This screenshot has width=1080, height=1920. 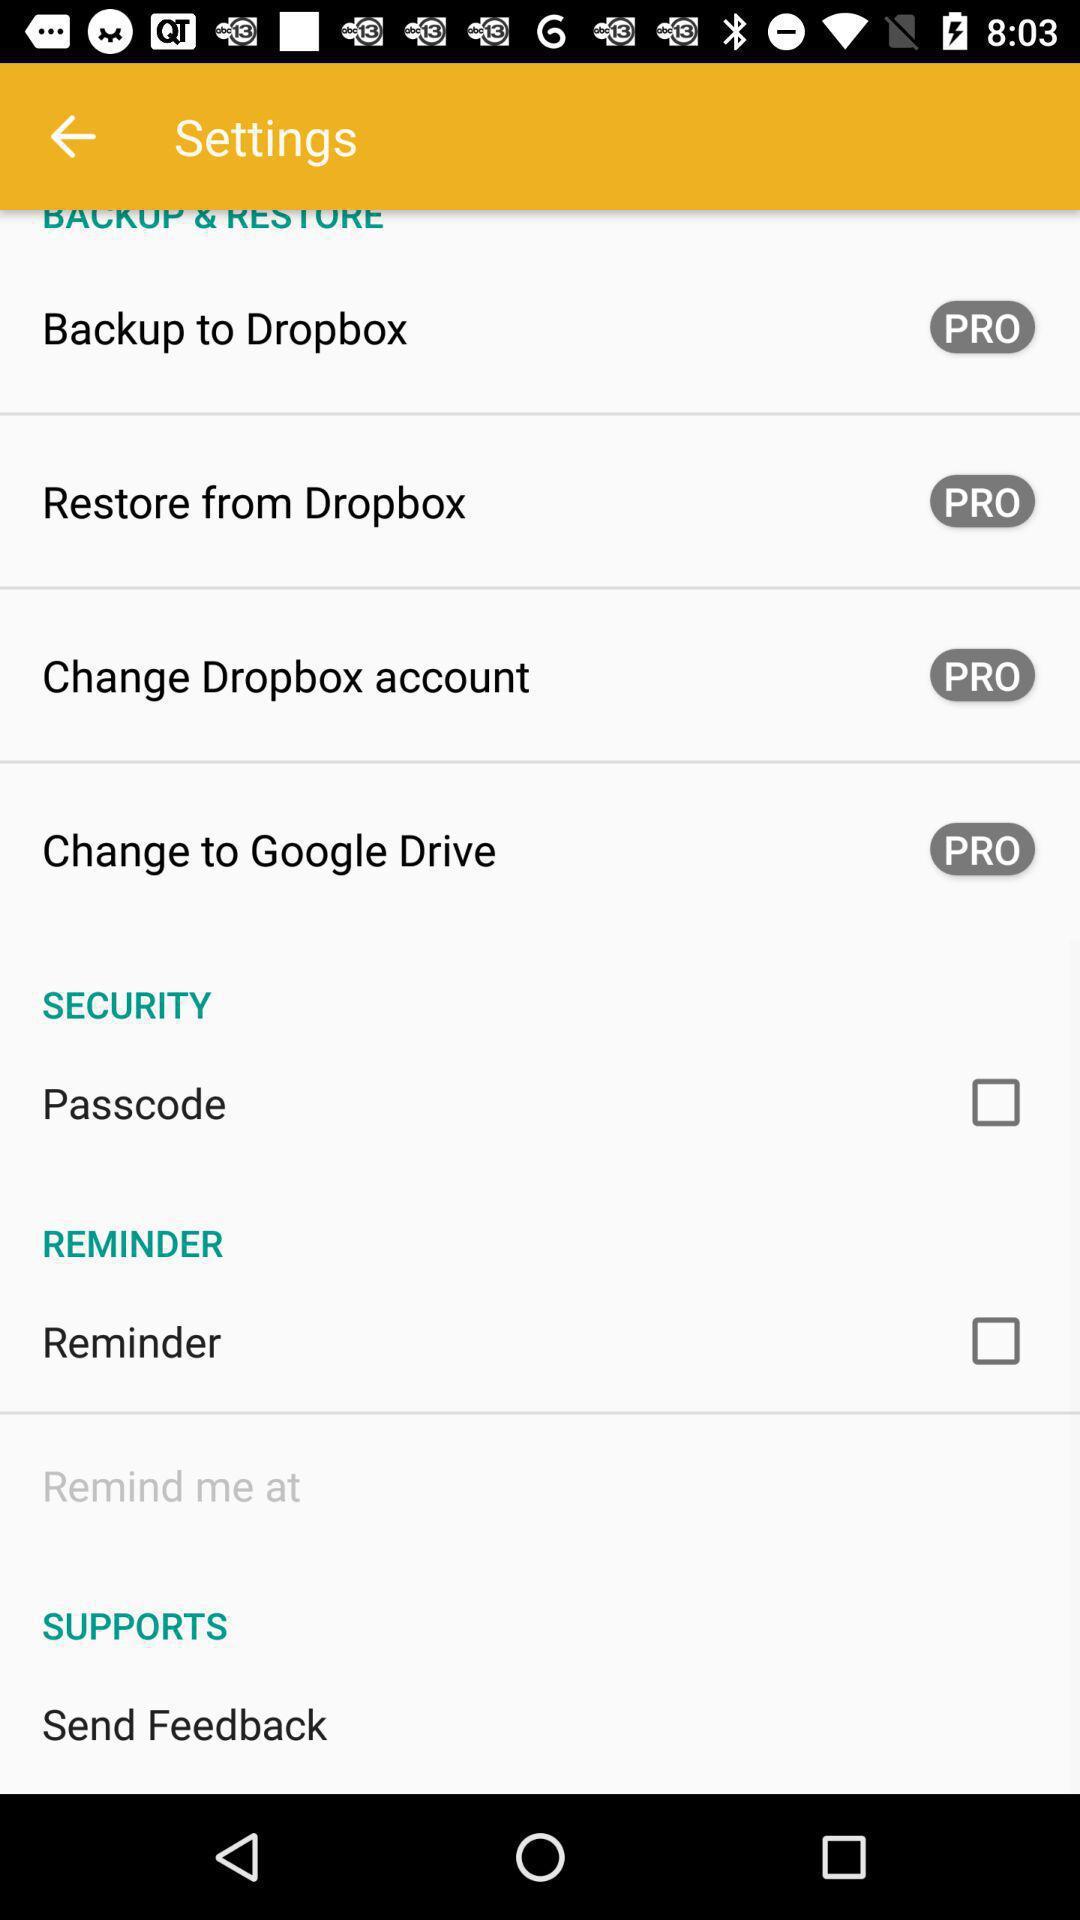 I want to click on the app below the security, so click(x=134, y=1101).